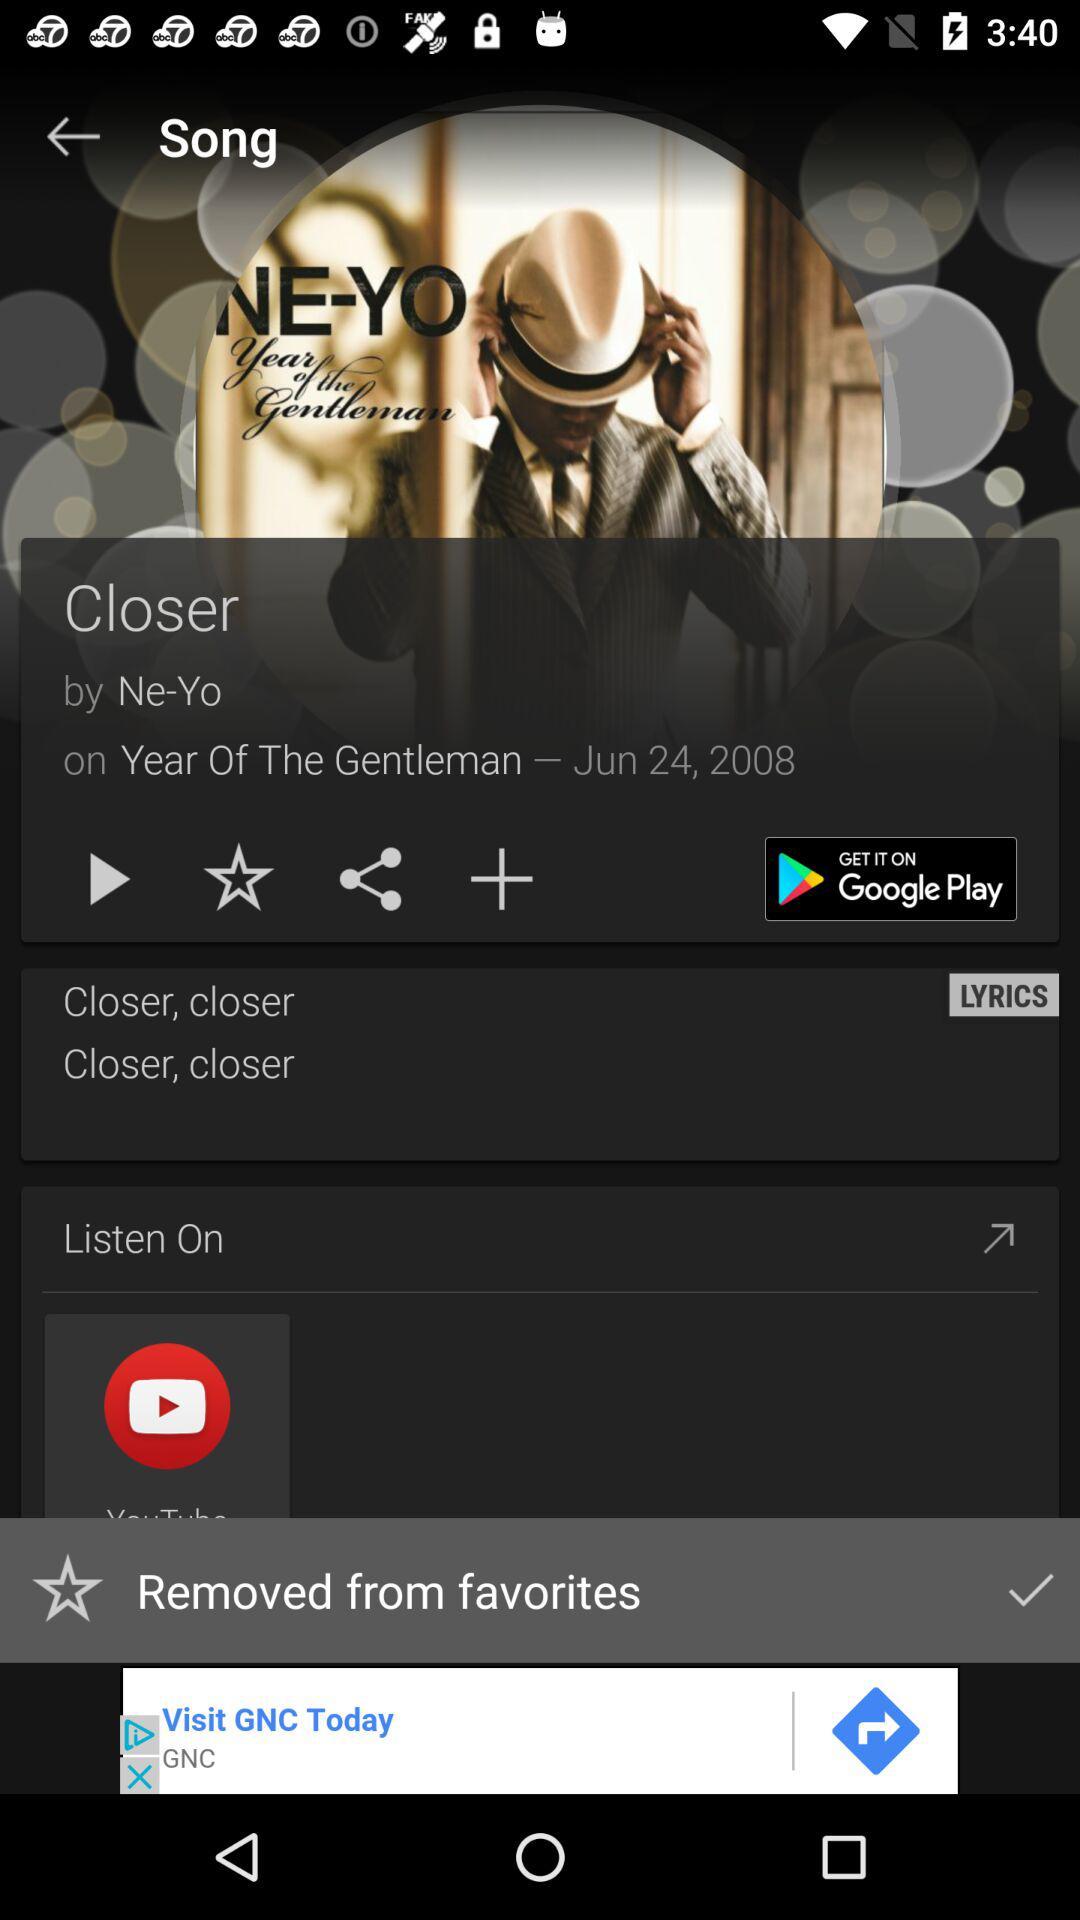  I want to click on the star icon, so click(237, 878).